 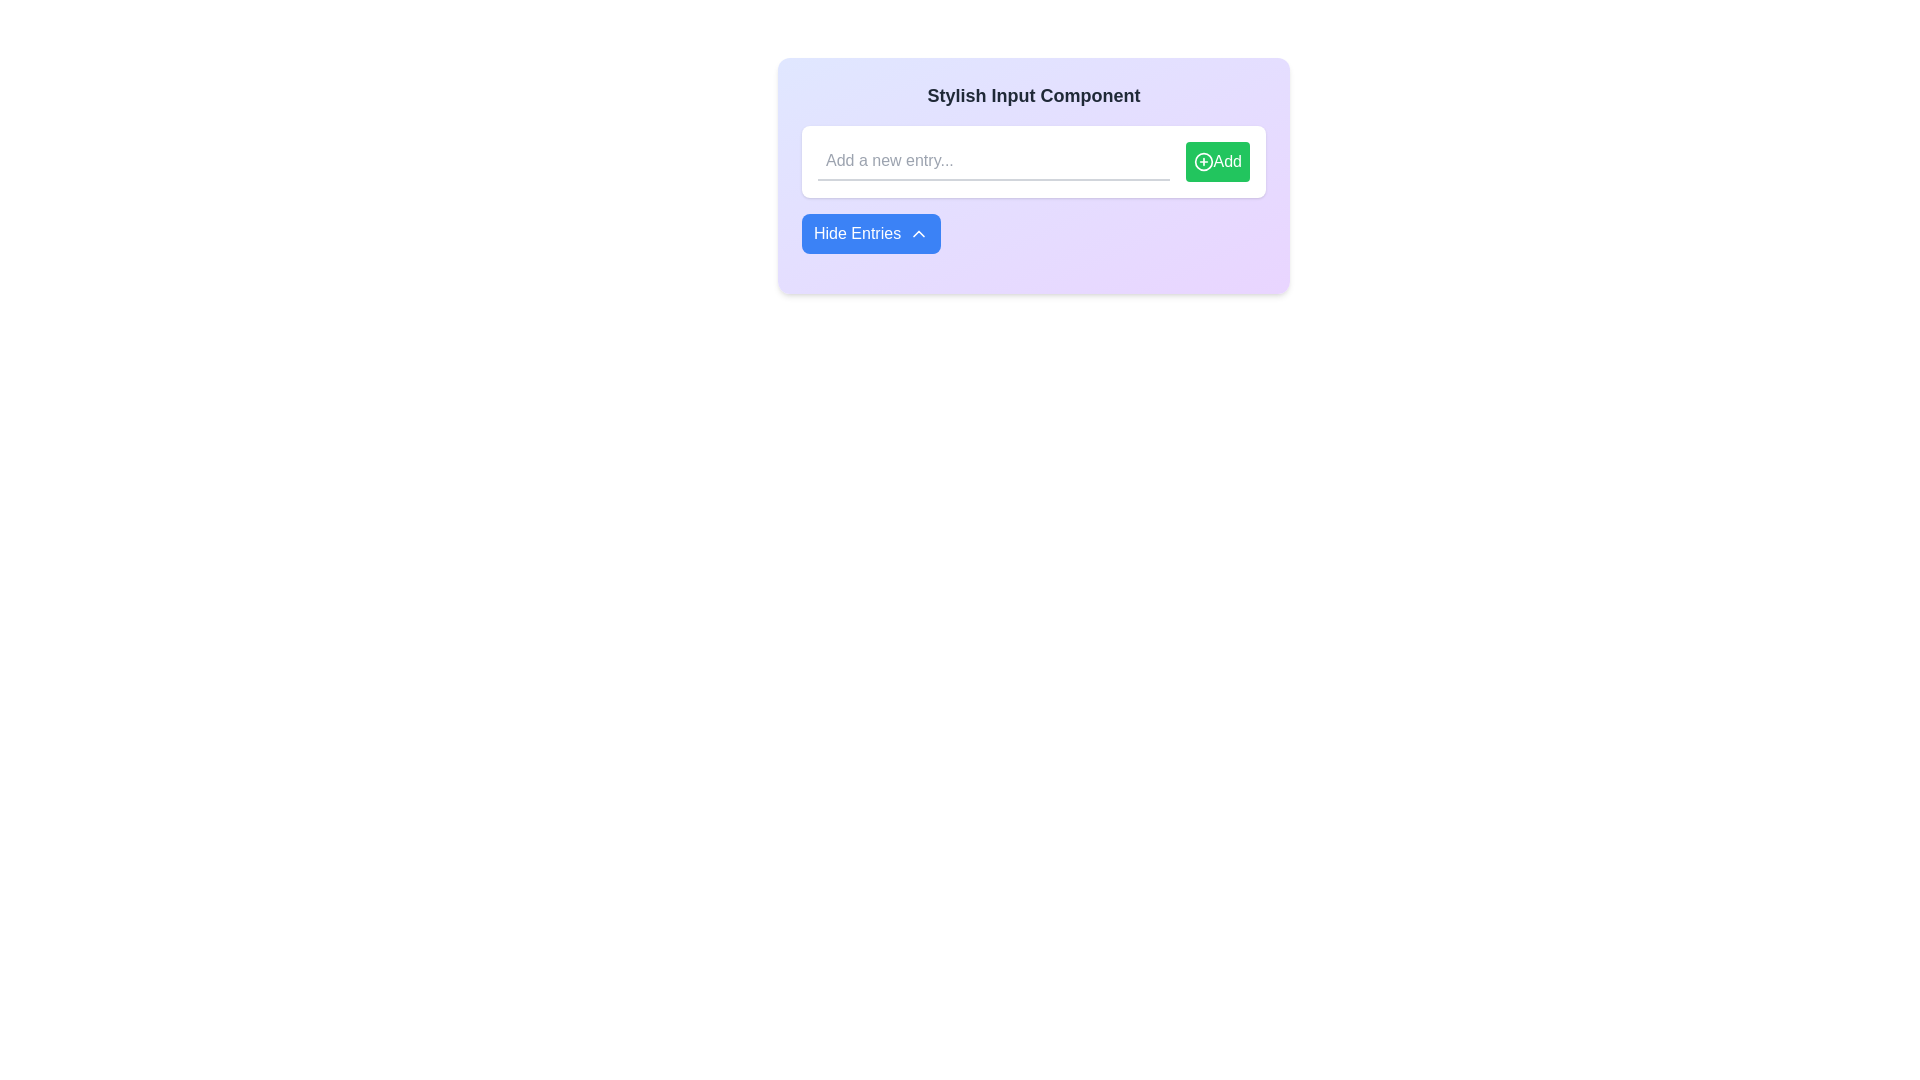 I want to click on the text input field located in the 'Stylish Input Component' section to focus on it, so click(x=1033, y=175).